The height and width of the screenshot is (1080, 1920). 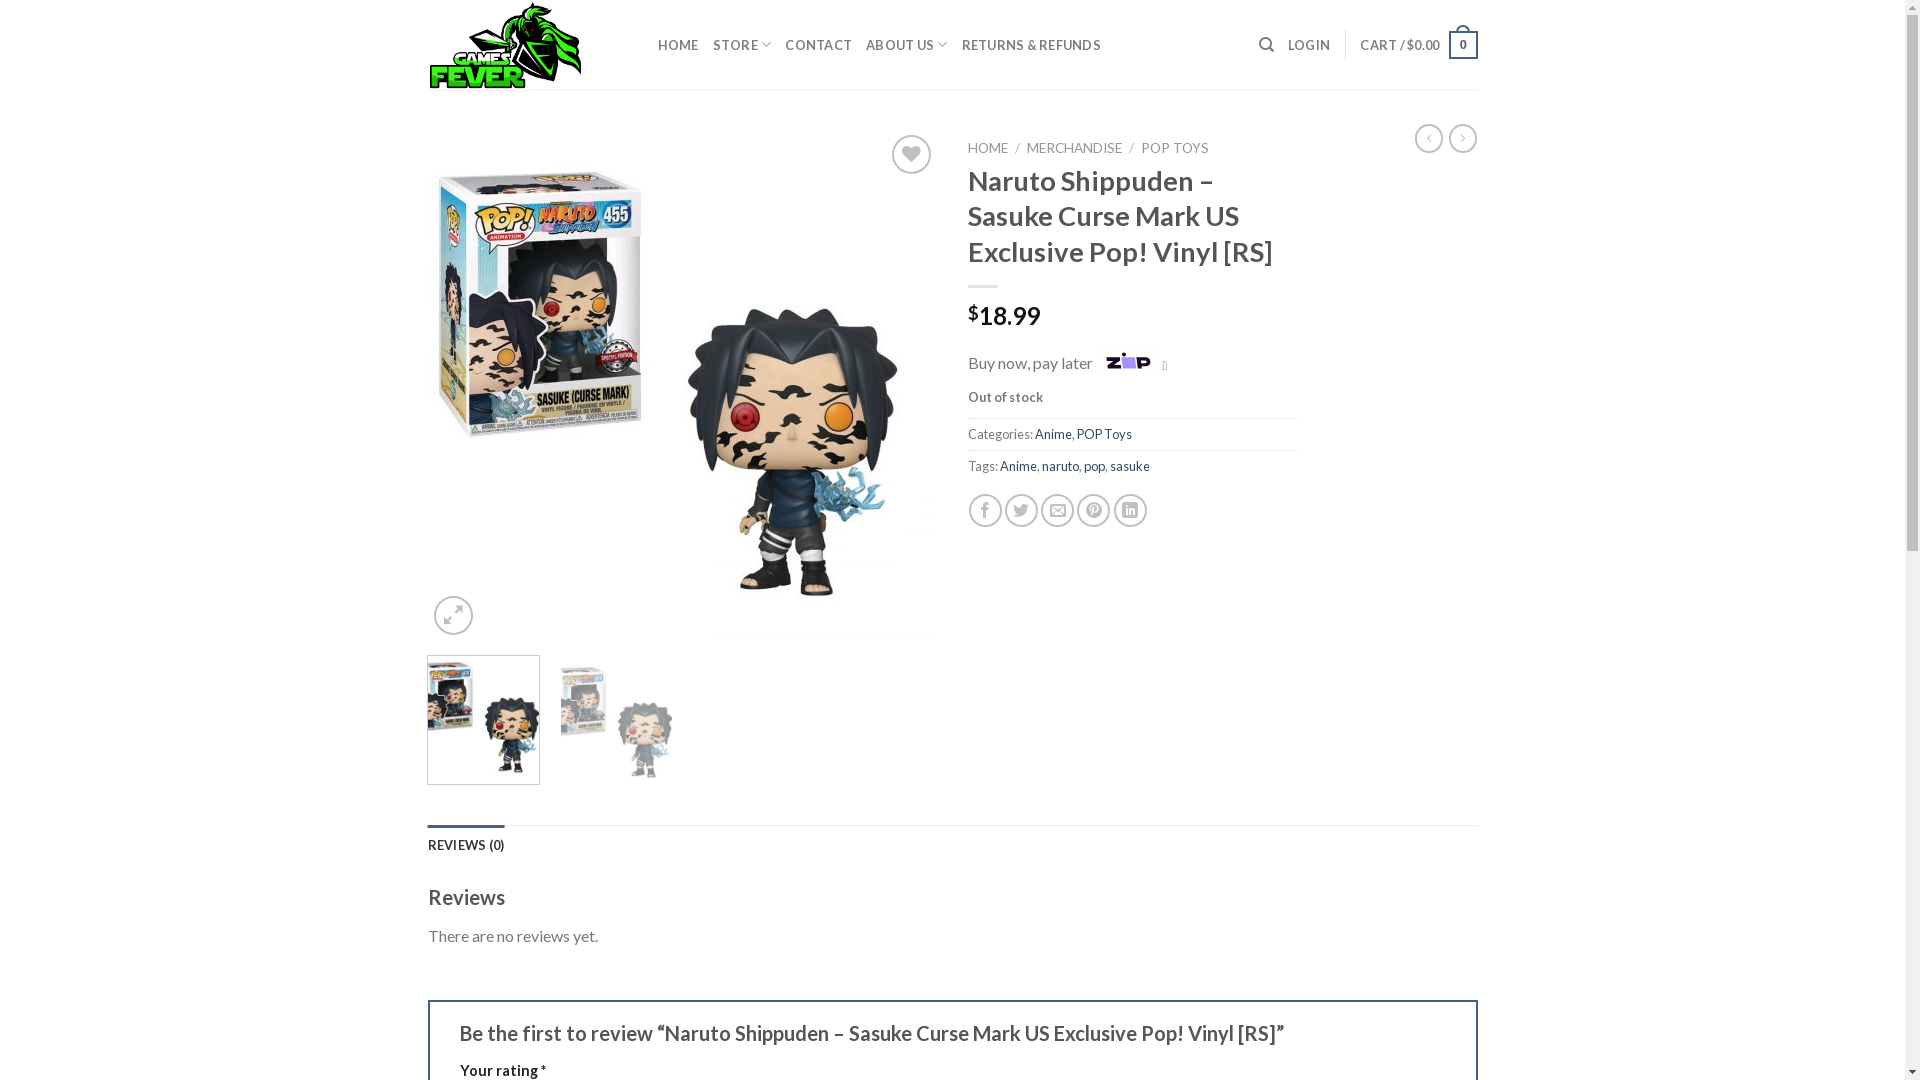 I want to click on 'Email to a Friend', so click(x=1056, y=509).